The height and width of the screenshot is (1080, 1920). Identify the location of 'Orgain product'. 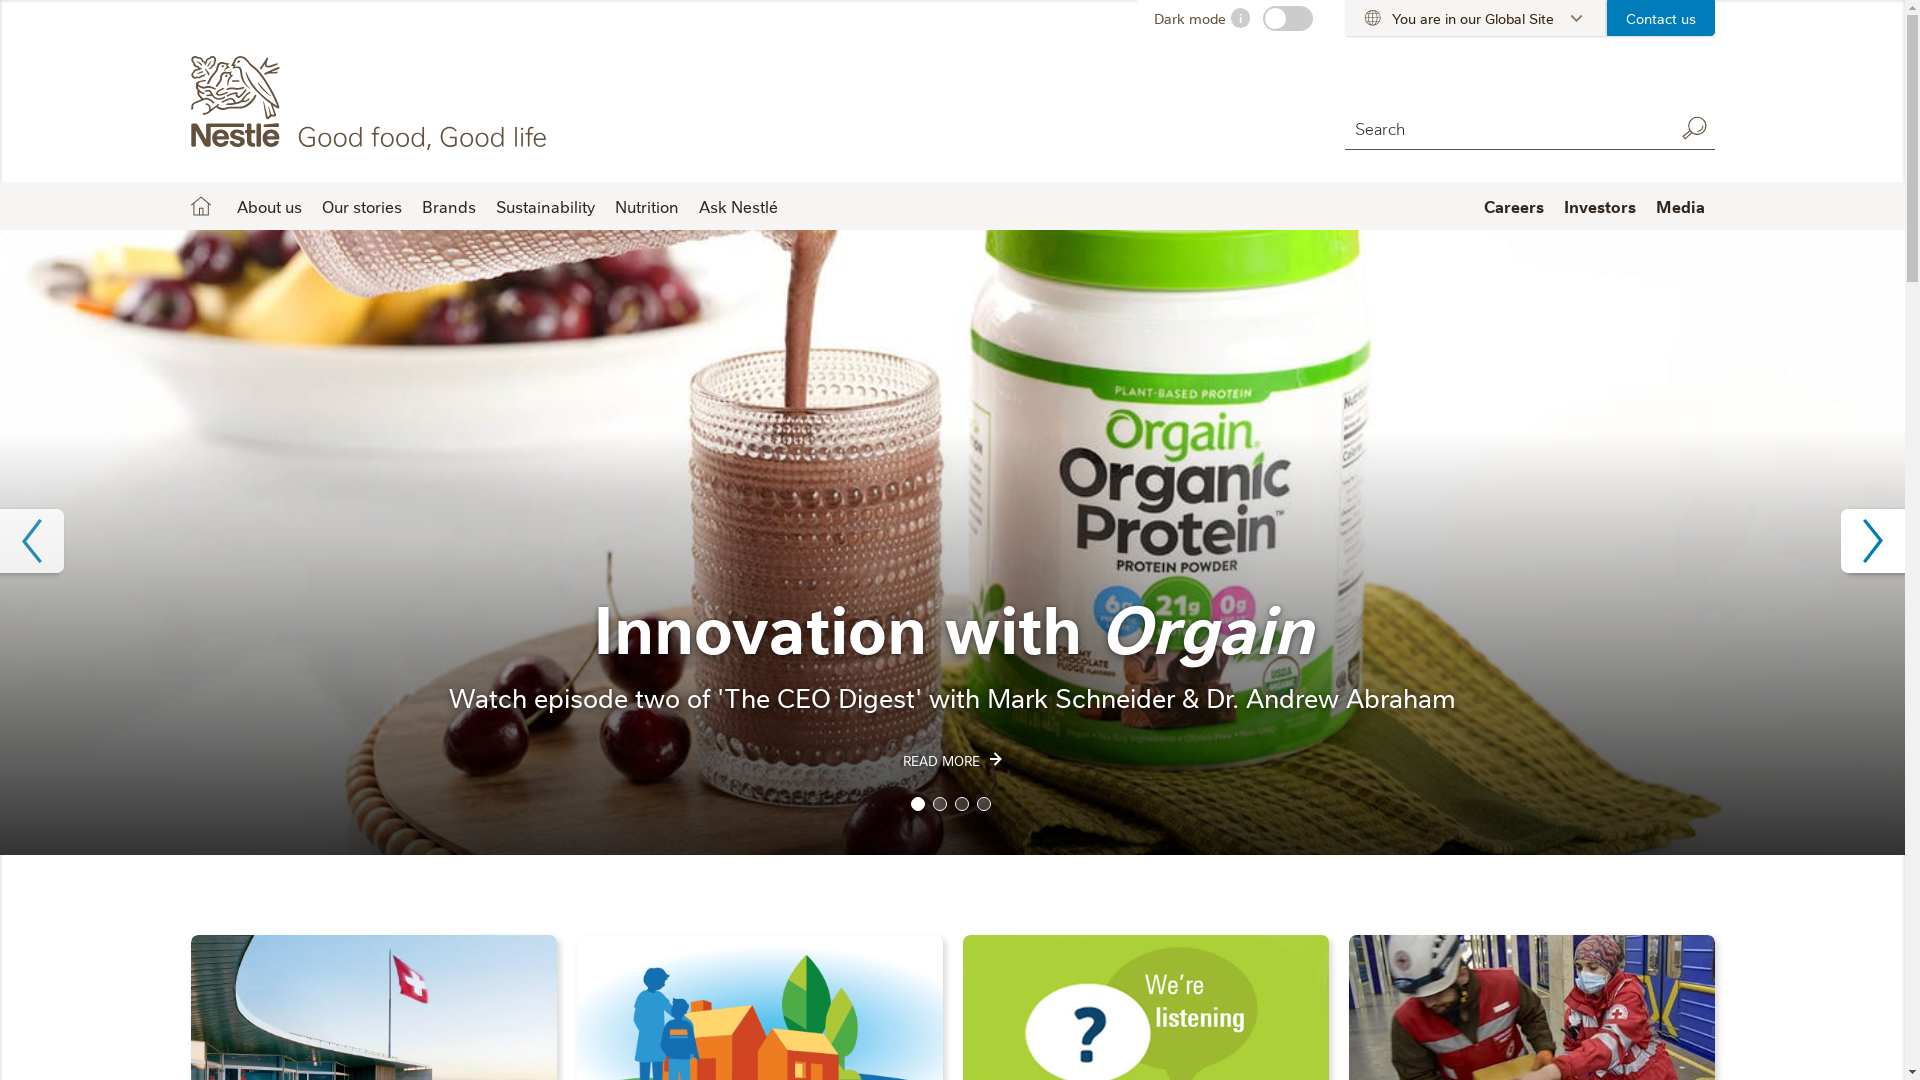
(951, 542).